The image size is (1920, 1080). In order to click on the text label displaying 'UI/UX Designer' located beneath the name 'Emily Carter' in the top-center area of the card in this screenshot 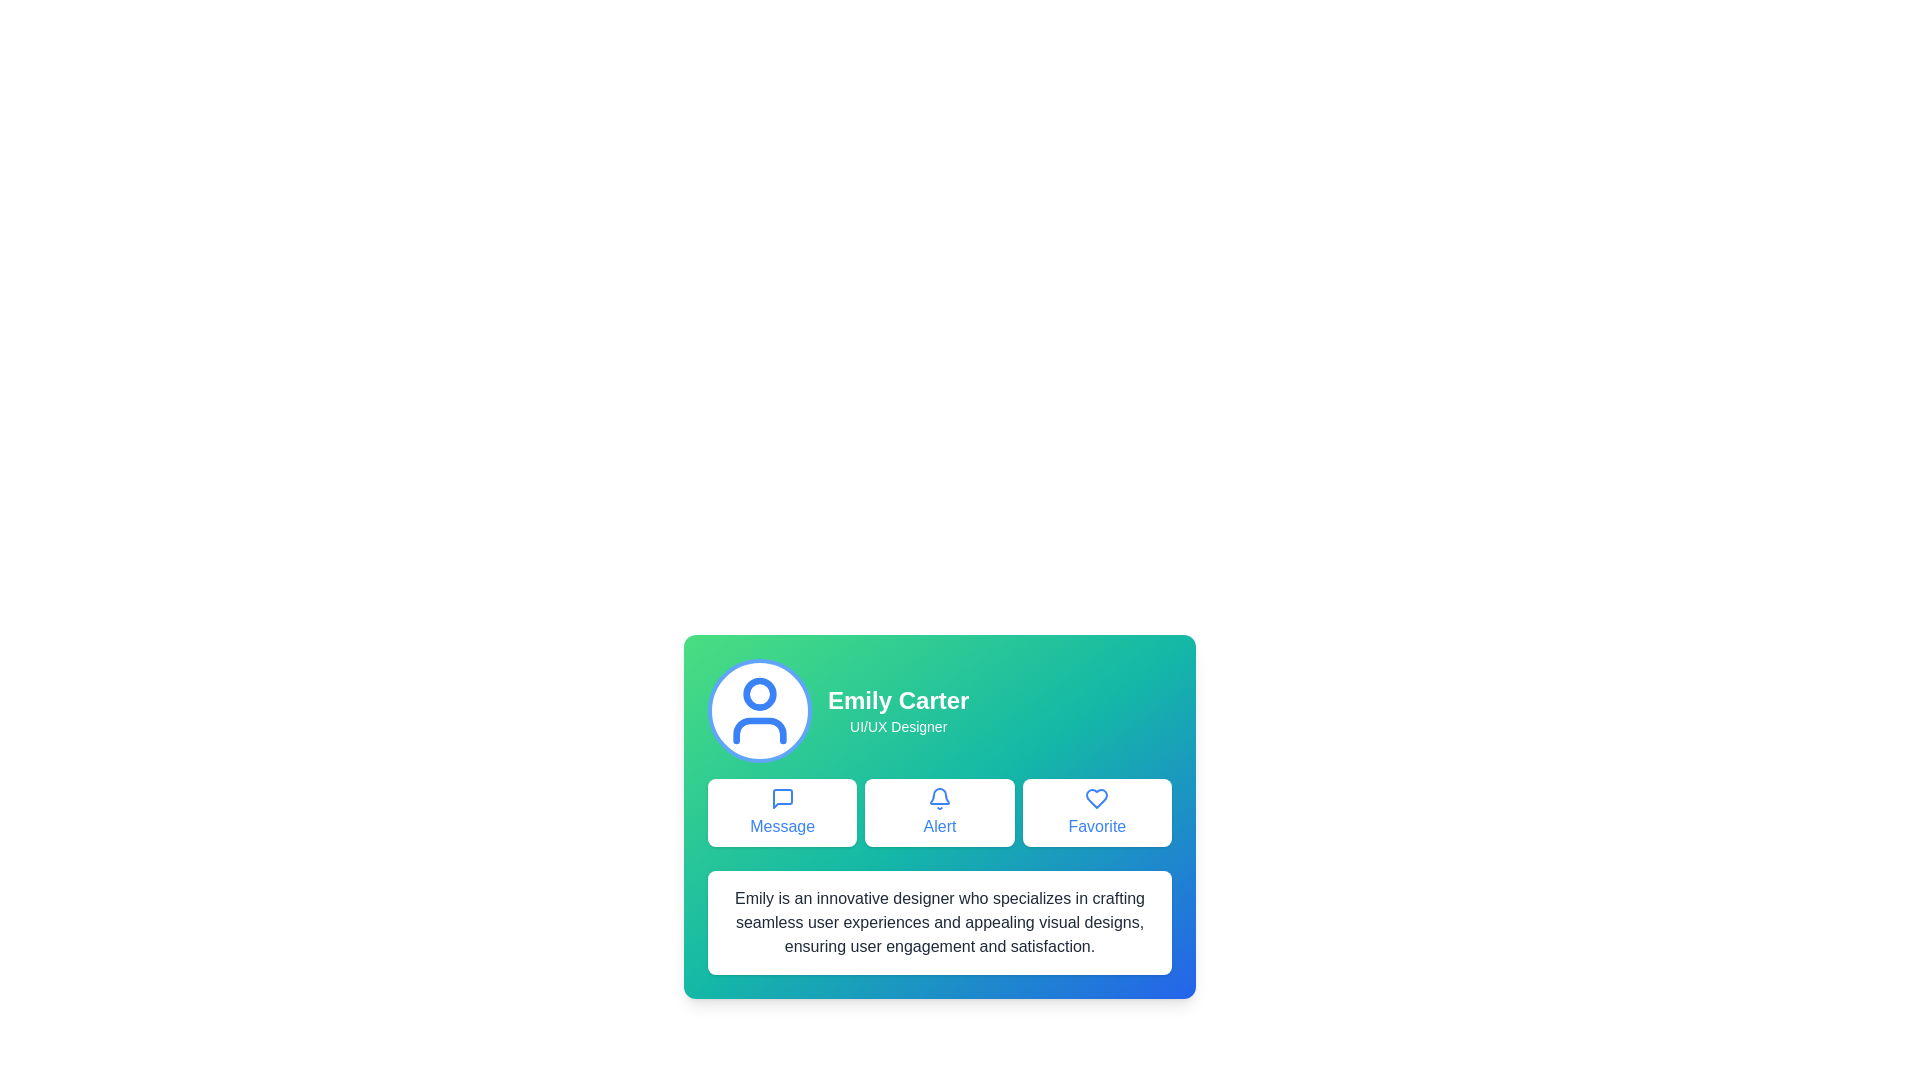, I will do `click(897, 726)`.